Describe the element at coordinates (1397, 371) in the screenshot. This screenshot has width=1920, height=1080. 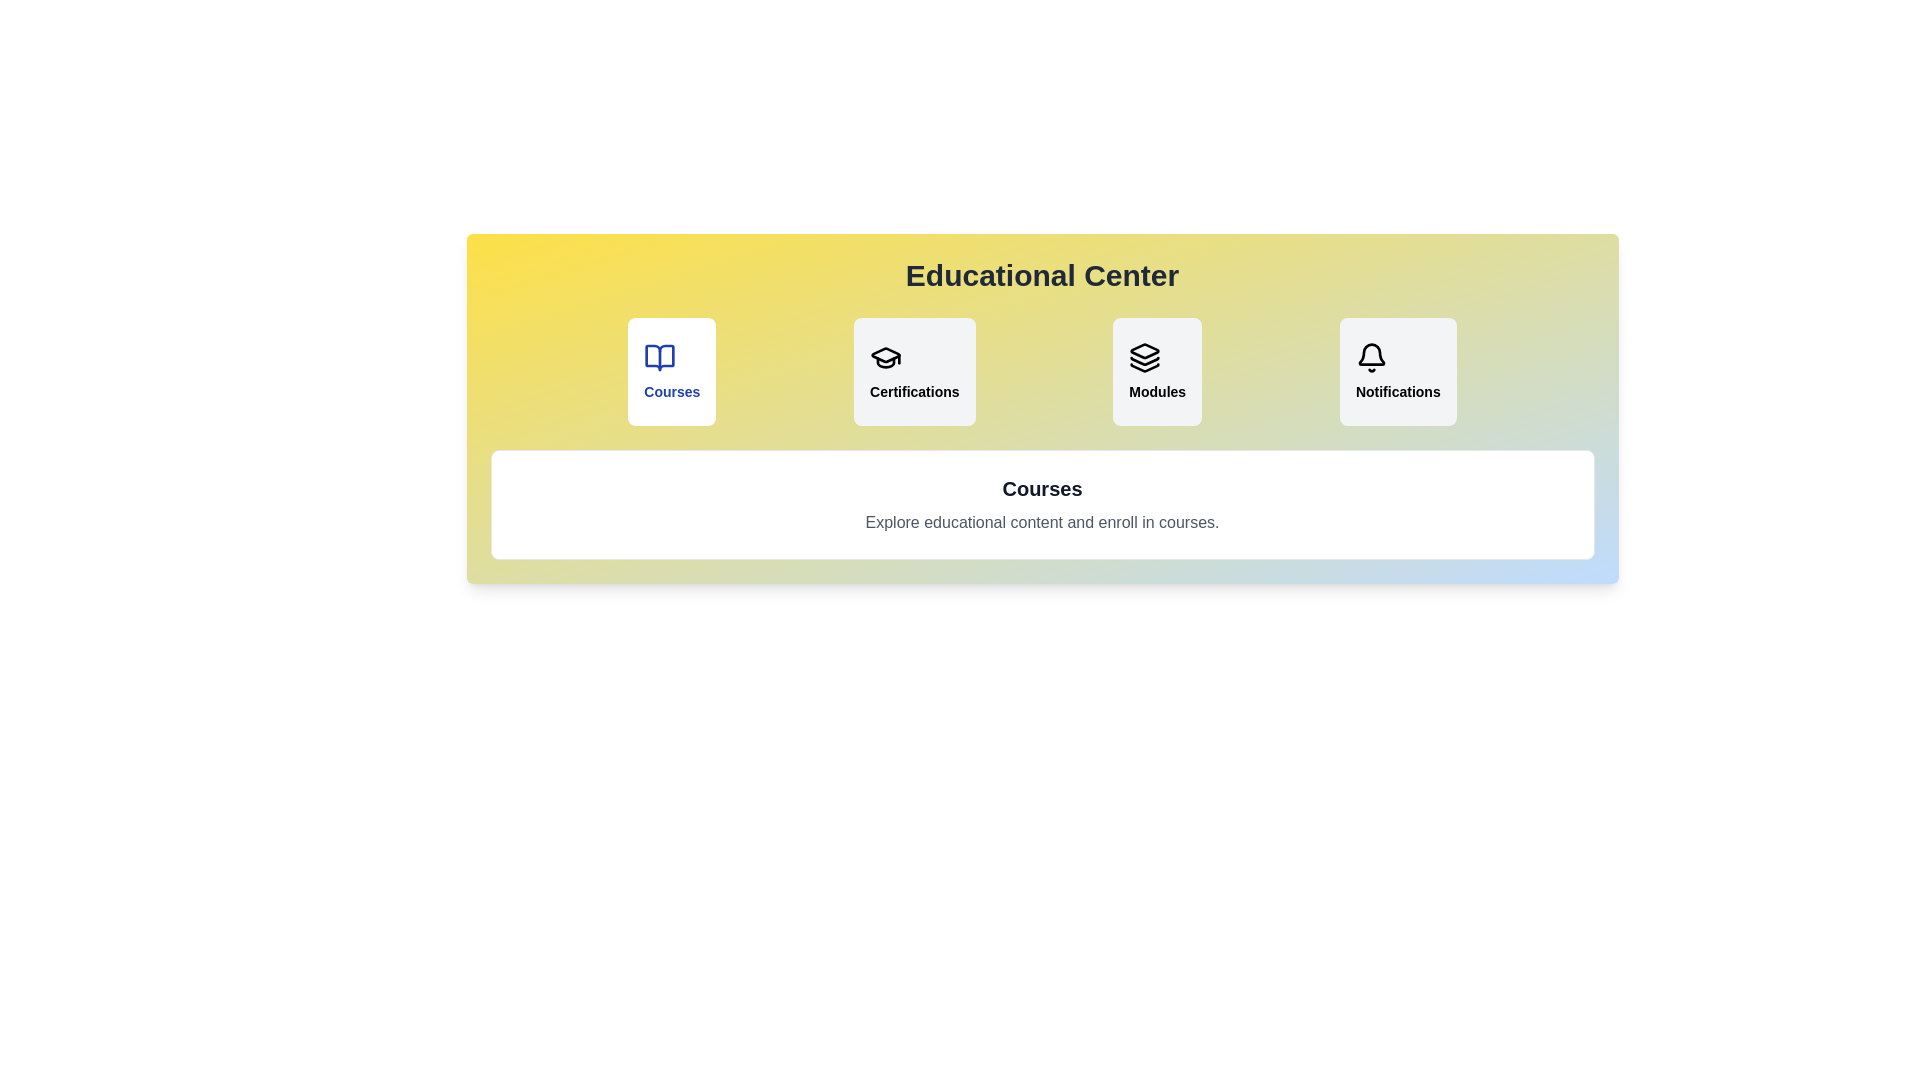
I see `the tab labeled 'Notifications' to observe the hover effect` at that location.